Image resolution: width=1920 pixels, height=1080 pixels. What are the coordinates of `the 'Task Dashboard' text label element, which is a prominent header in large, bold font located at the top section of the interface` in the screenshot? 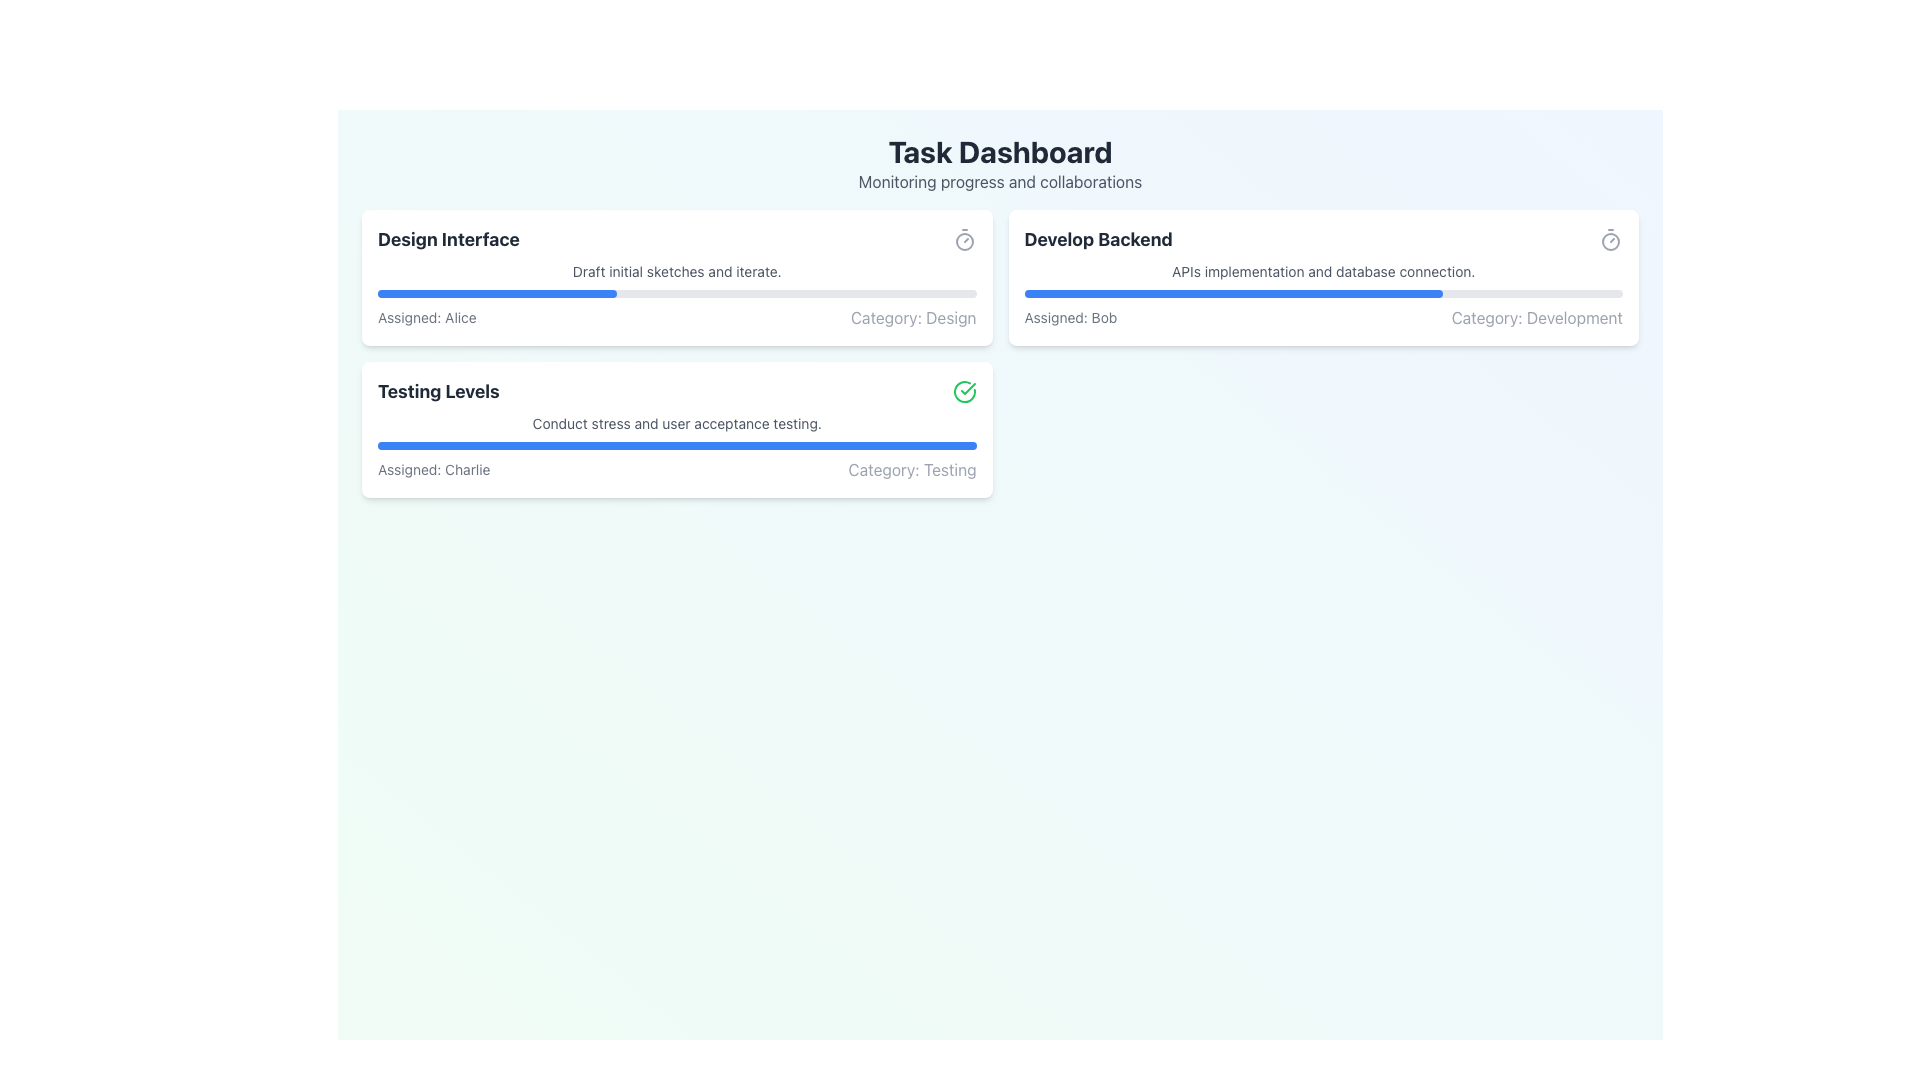 It's located at (1000, 150).